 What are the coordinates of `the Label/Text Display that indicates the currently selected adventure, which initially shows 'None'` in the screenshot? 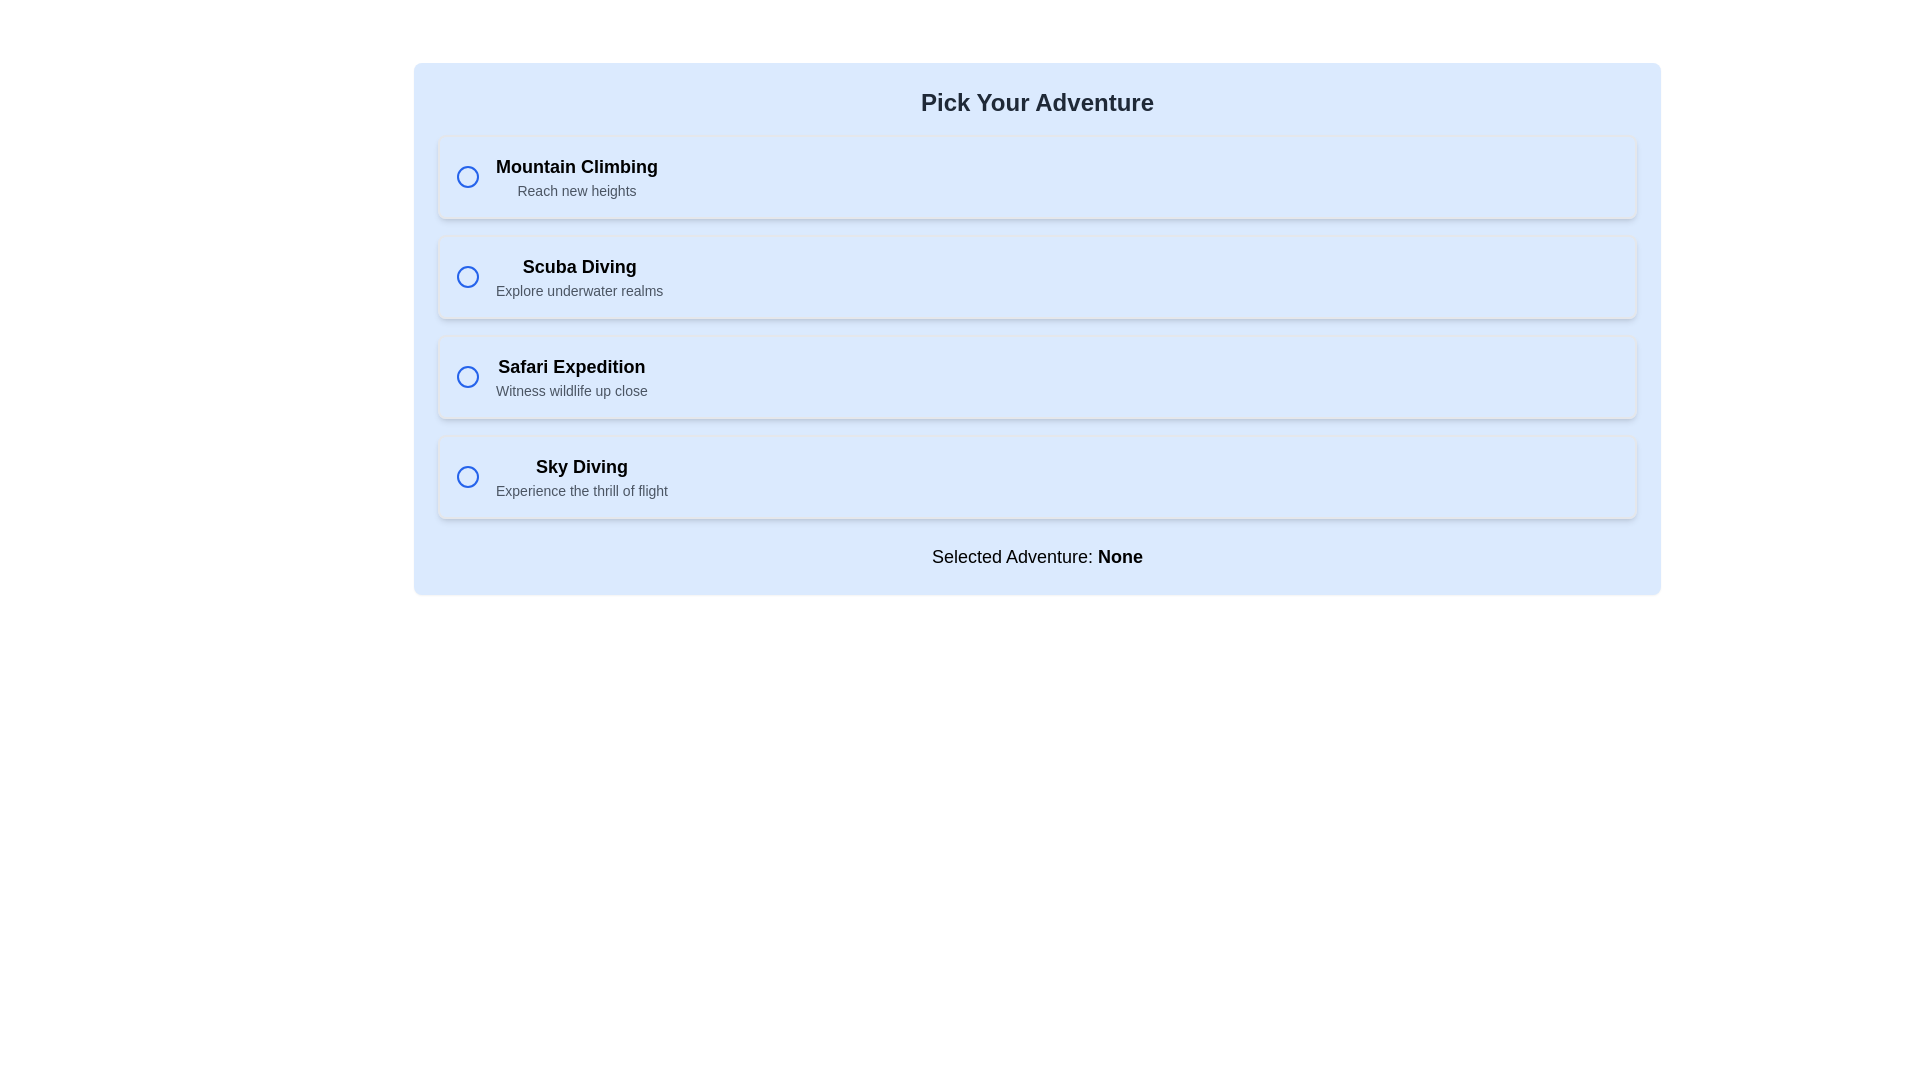 It's located at (1037, 556).